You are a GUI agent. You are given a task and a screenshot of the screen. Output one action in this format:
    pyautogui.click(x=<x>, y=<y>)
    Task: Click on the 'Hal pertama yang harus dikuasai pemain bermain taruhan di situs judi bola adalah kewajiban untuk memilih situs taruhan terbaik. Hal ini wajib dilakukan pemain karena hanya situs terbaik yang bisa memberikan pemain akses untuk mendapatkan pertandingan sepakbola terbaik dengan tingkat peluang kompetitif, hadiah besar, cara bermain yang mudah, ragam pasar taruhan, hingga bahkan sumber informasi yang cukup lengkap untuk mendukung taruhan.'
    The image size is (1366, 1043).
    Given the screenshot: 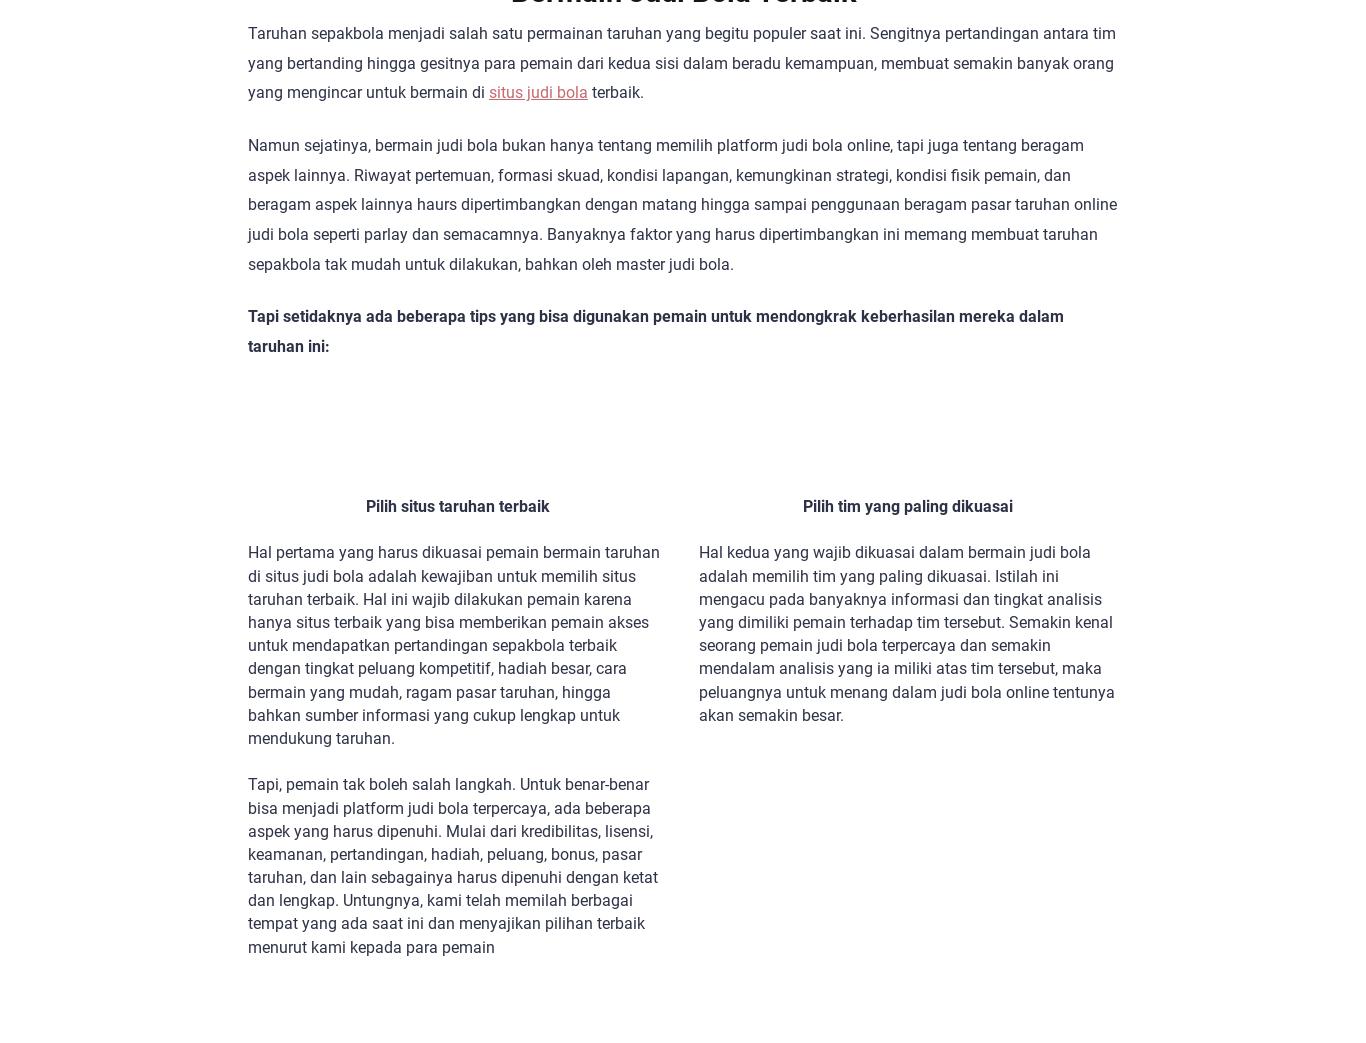 What is the action you would take?
    pyautogui.click(x=248, y=643)
    